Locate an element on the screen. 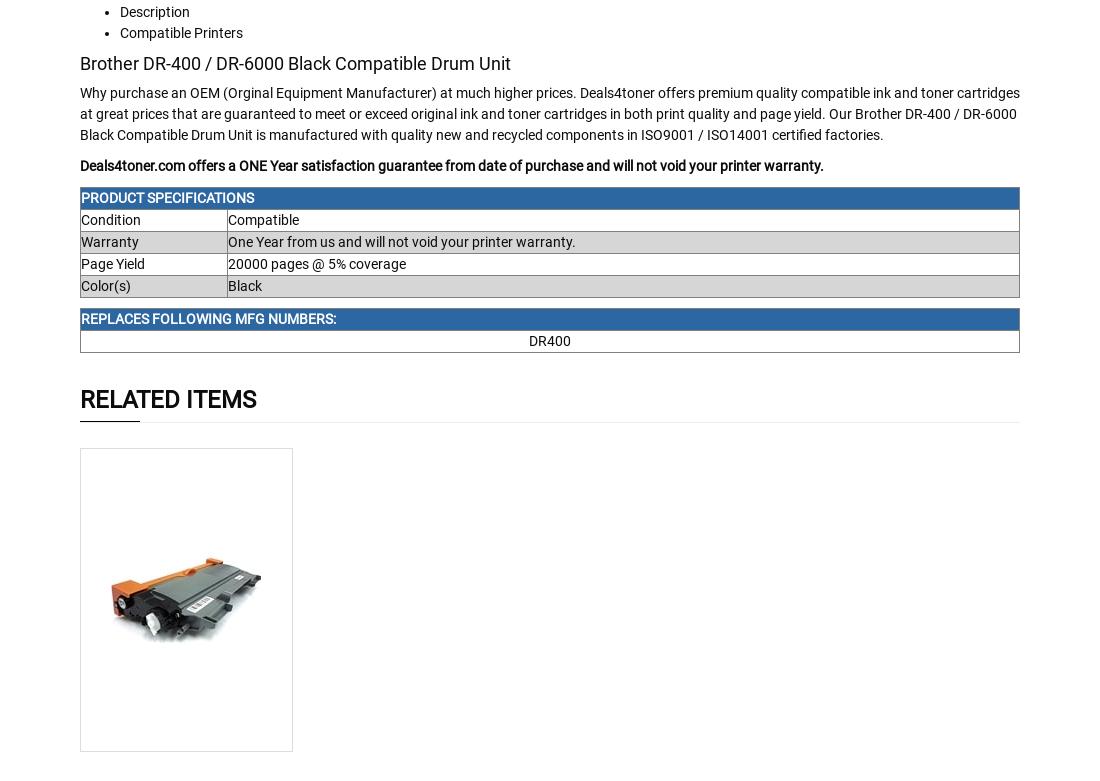 The width and height of the screenshot is (1100, 781). 'DR400' is located at coordinates (550, 340).